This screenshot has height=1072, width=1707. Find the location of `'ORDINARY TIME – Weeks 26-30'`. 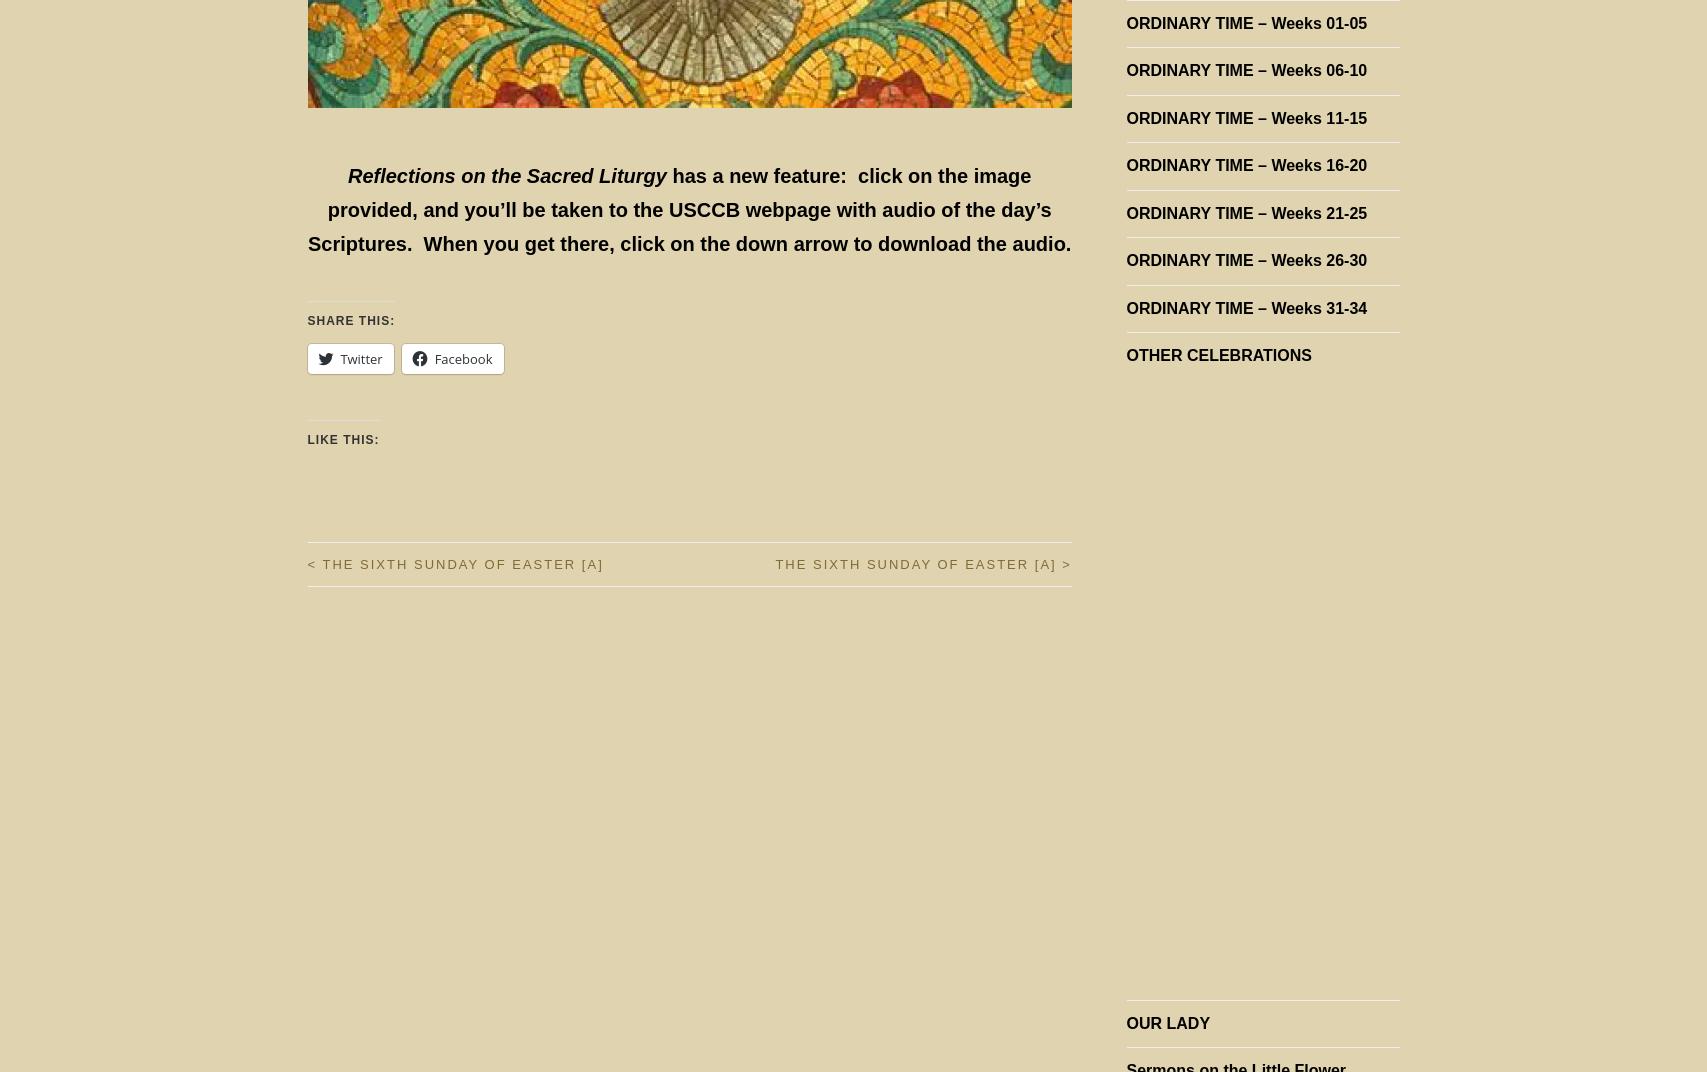

'ORDINARY TIME – Weeks 26-30' is located at coordinates (1245, 260).